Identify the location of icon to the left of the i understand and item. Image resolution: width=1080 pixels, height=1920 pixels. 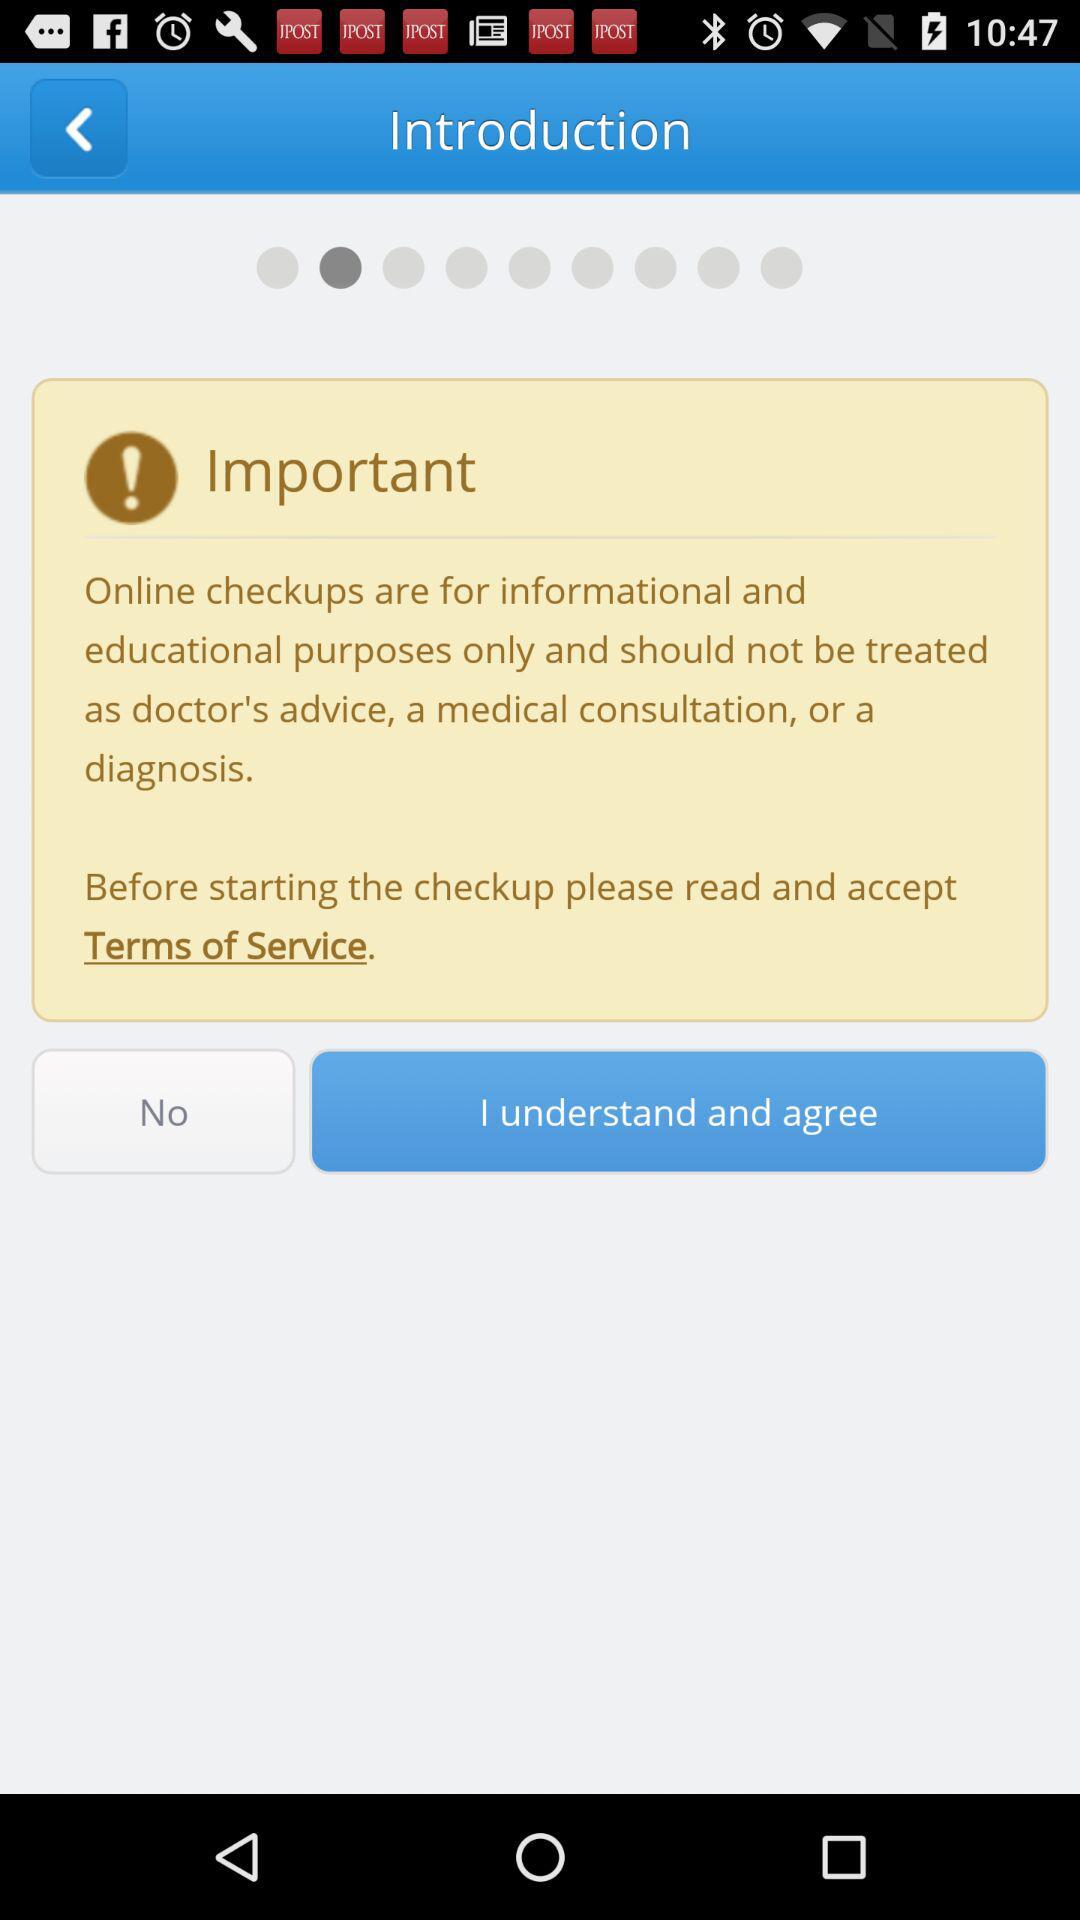
(162, 1110).